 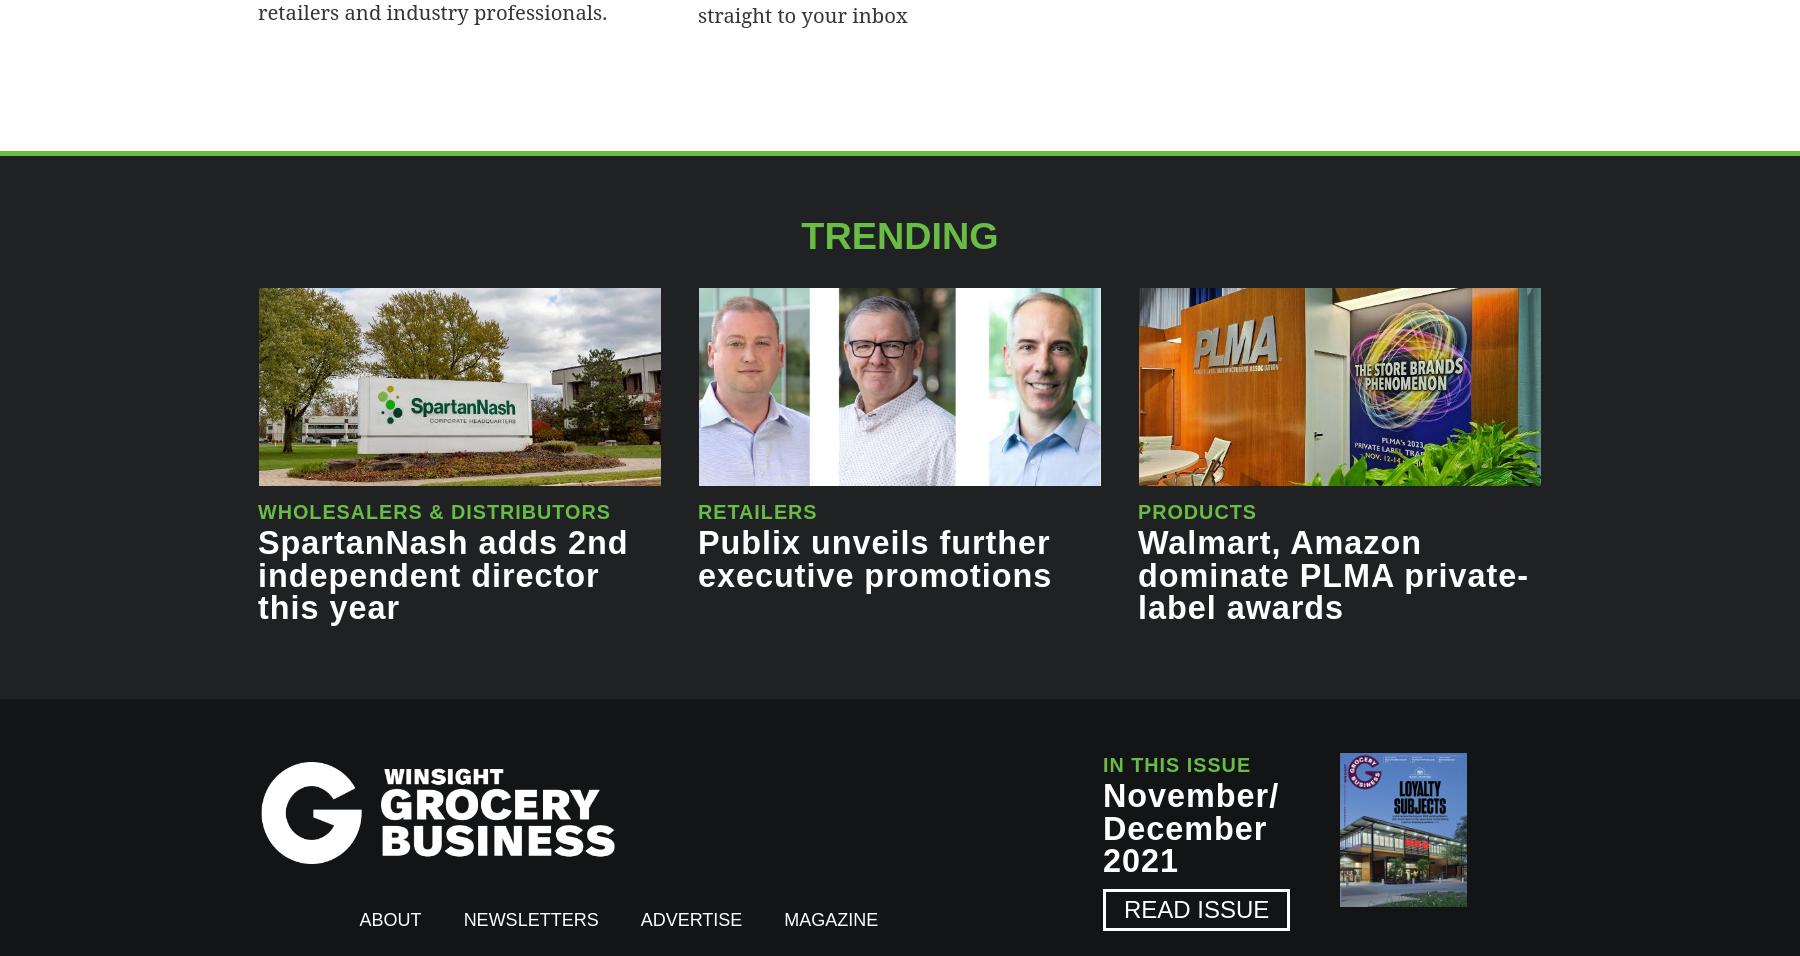 I want to click on 'Wholesalers & Distributors', so click(x=433, y=511).